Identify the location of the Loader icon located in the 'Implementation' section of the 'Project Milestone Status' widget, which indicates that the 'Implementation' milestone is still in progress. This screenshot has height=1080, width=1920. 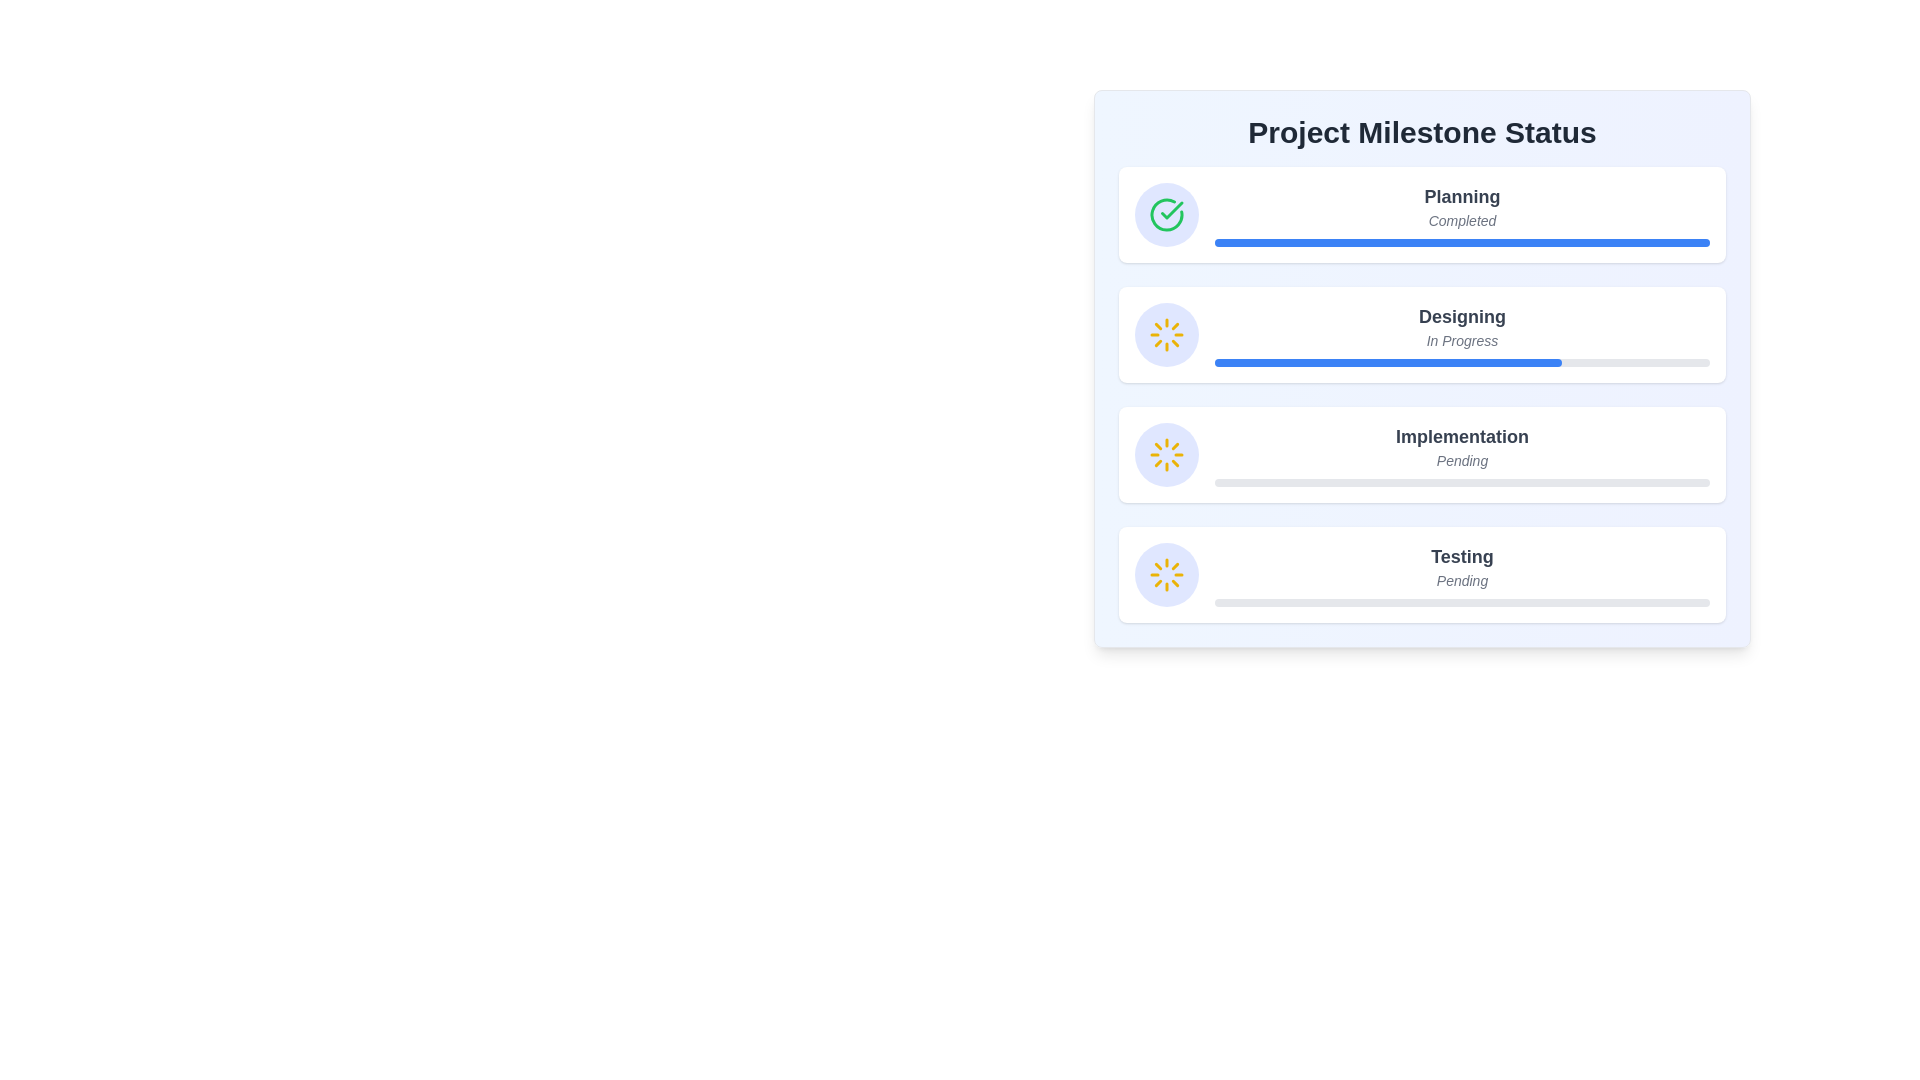
(1166, 455).